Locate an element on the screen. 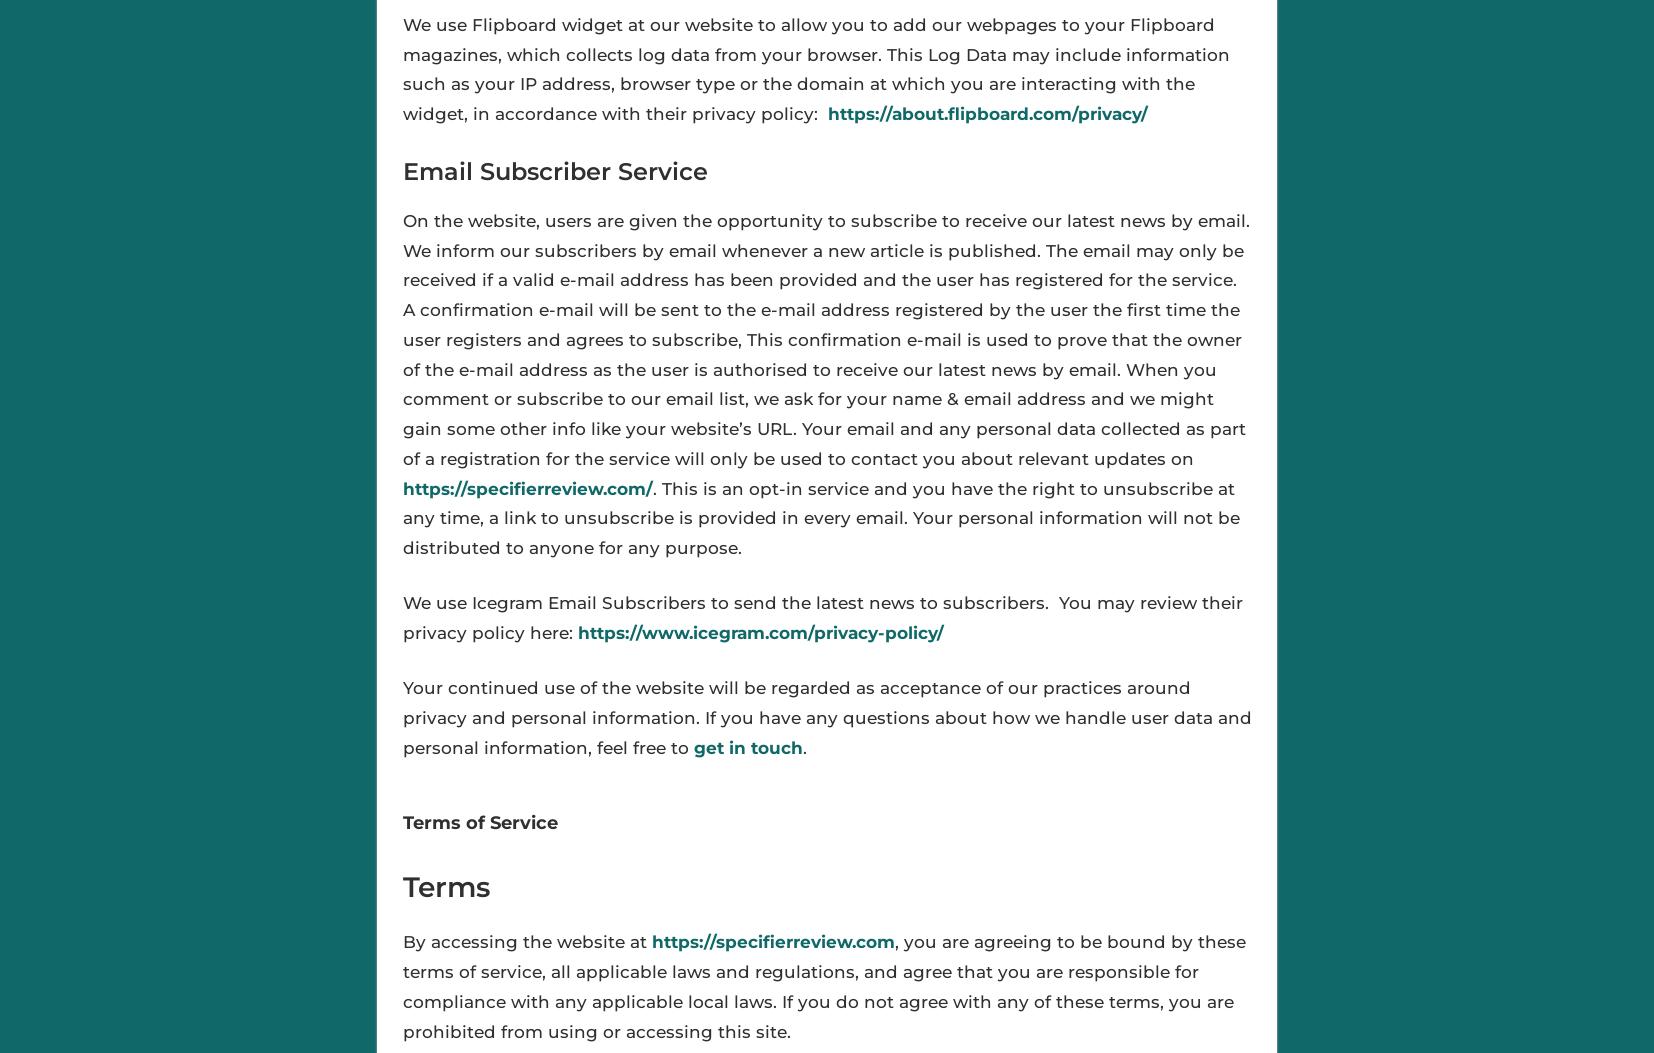  'Your continued use of the website will be regarded as acceptance of our practices around privacy and personal information. If you have any questions about how we handle user data and personal information, feel free to' is located at coordinates (826, 717).